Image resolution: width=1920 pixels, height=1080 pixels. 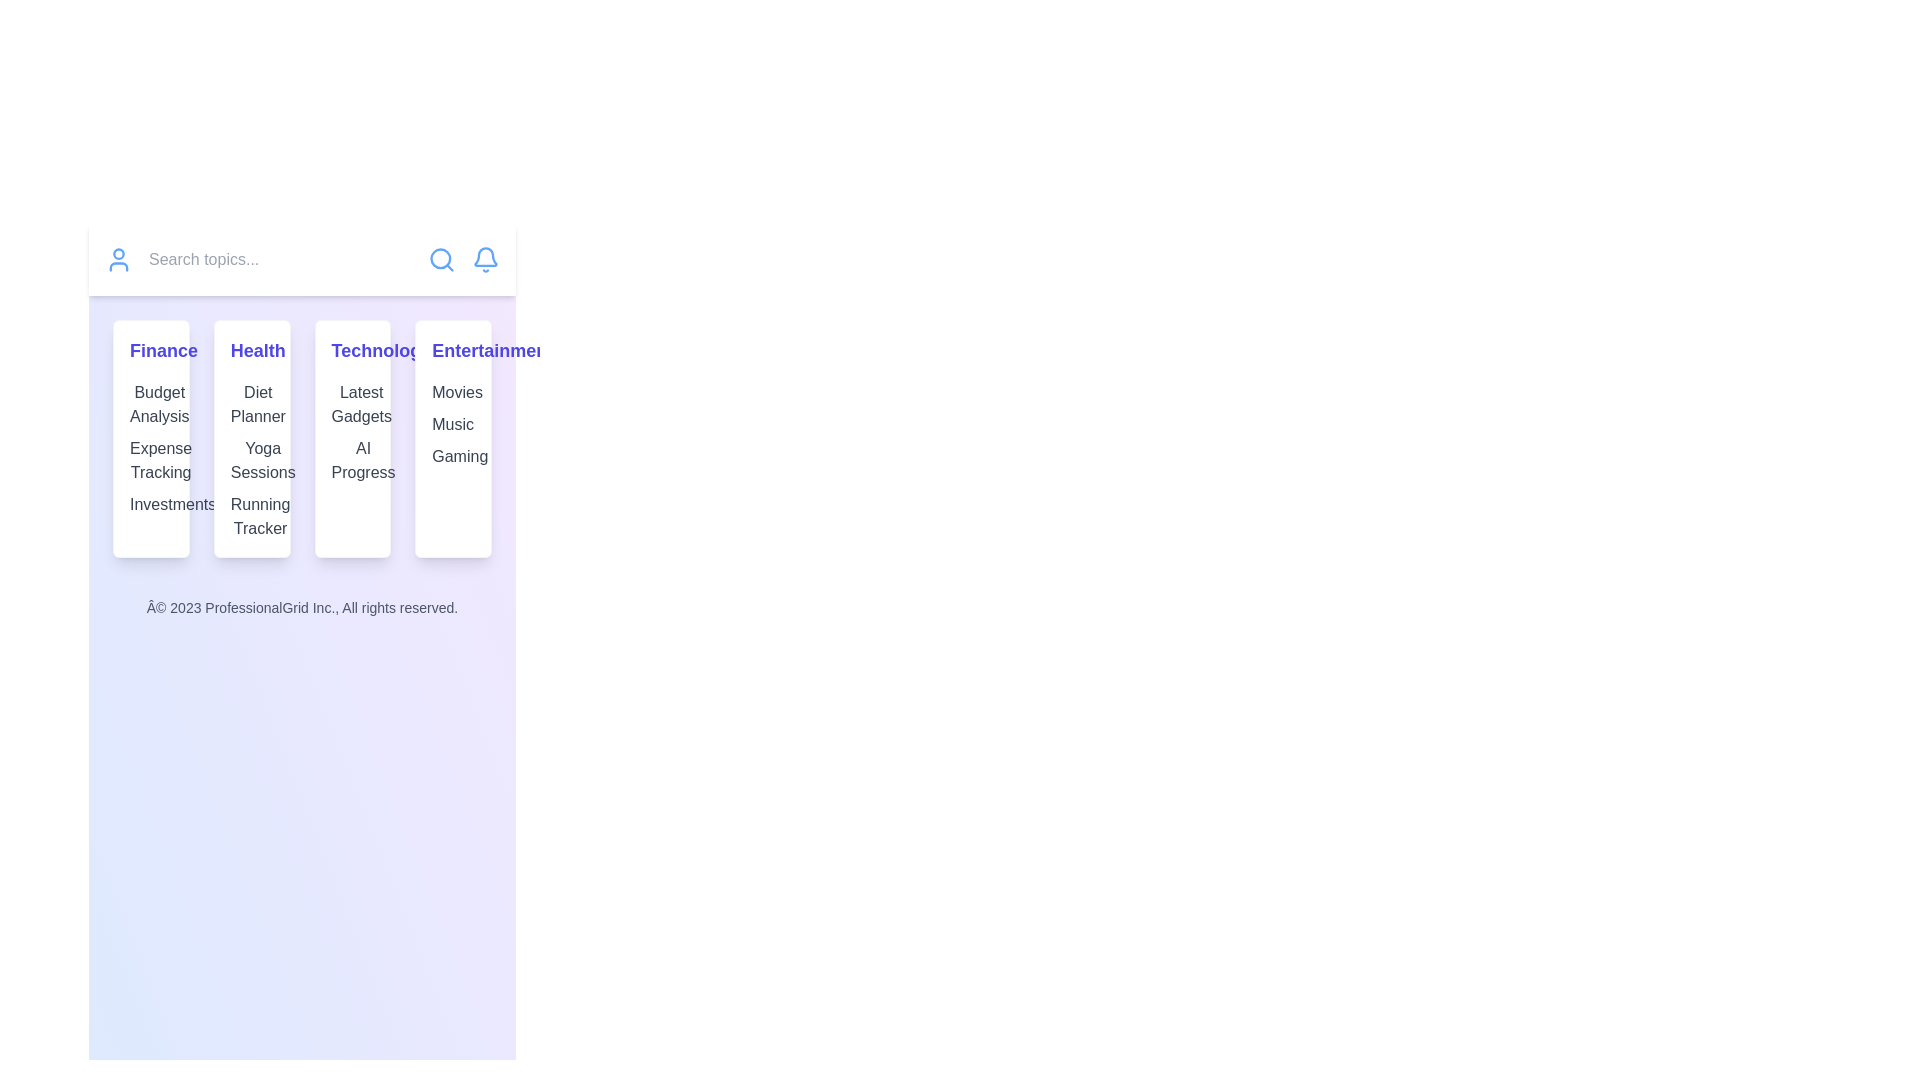 What do you see at coordinates (352, 405) in the screenshot?
I see `the 'Latest Gadgets' text label located in the 'Technology' column, which is the first item in the vertical list above 'AI Progress'` at bounding box center [352, 405].